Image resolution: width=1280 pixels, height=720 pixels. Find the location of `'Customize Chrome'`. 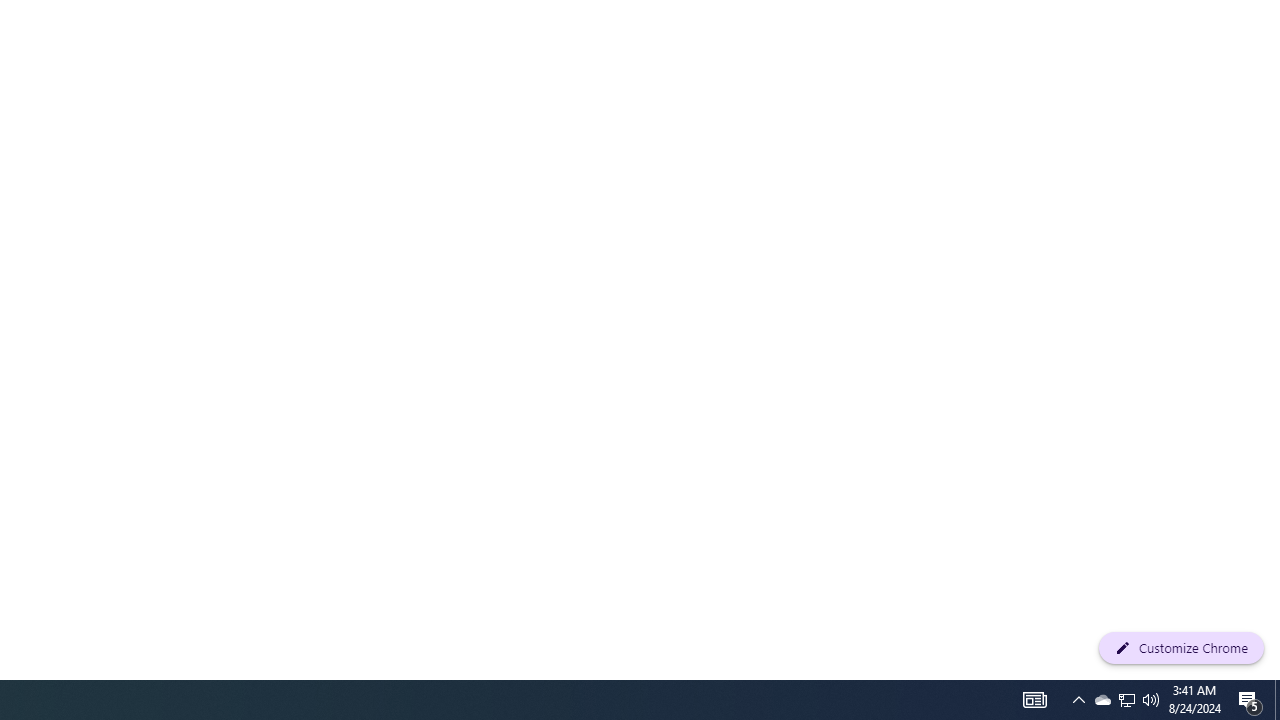

'Customize Chrome' is located at coordinates (1181, 648).